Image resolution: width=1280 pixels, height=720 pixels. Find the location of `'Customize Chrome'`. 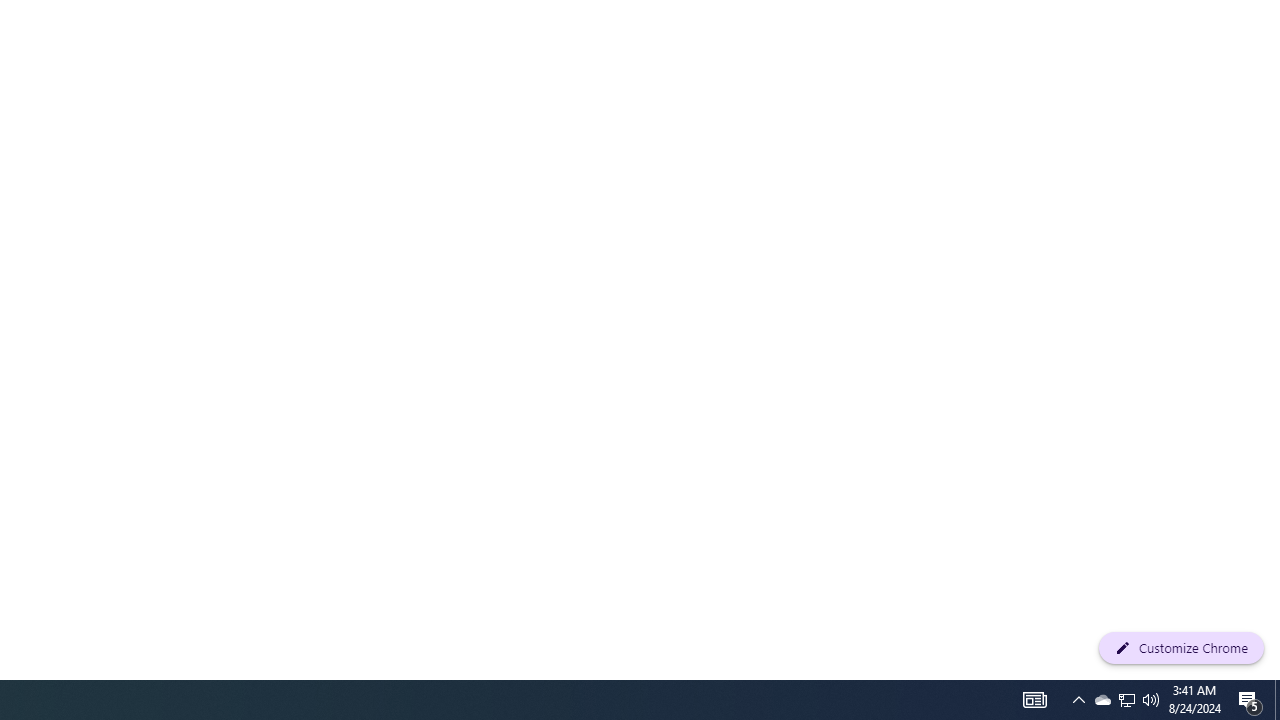

'Customize Chrome' is located at coordinates (1181, 648).